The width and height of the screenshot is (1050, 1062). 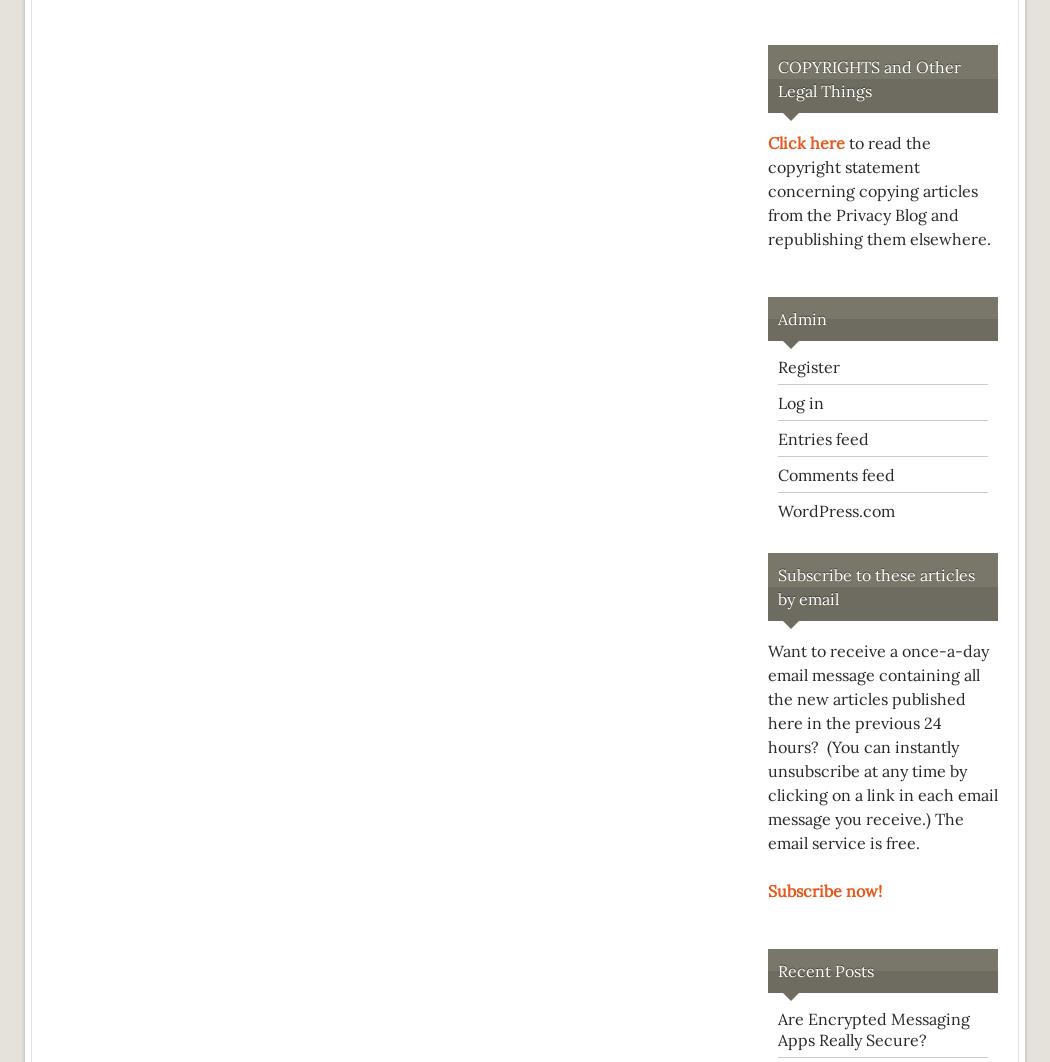 I want to click on 'Comments feed', so click(x=778, y=472).